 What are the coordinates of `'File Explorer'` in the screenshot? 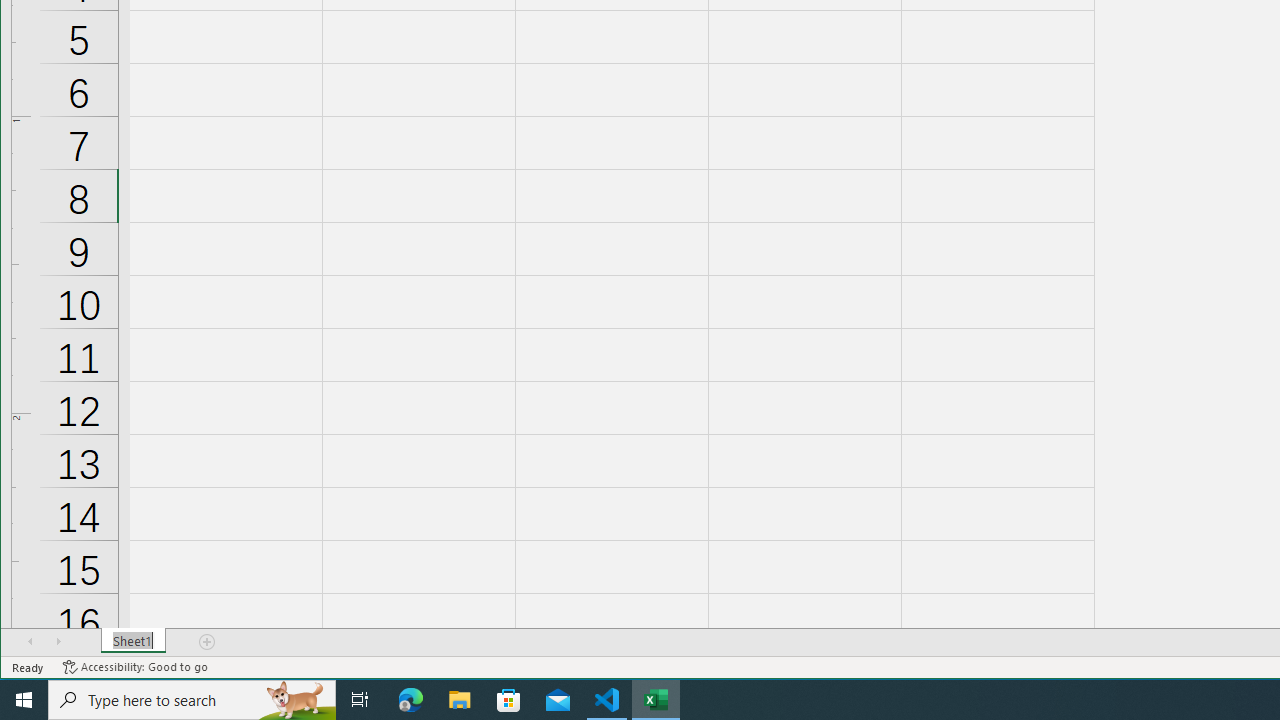 It's located at (459, 698).